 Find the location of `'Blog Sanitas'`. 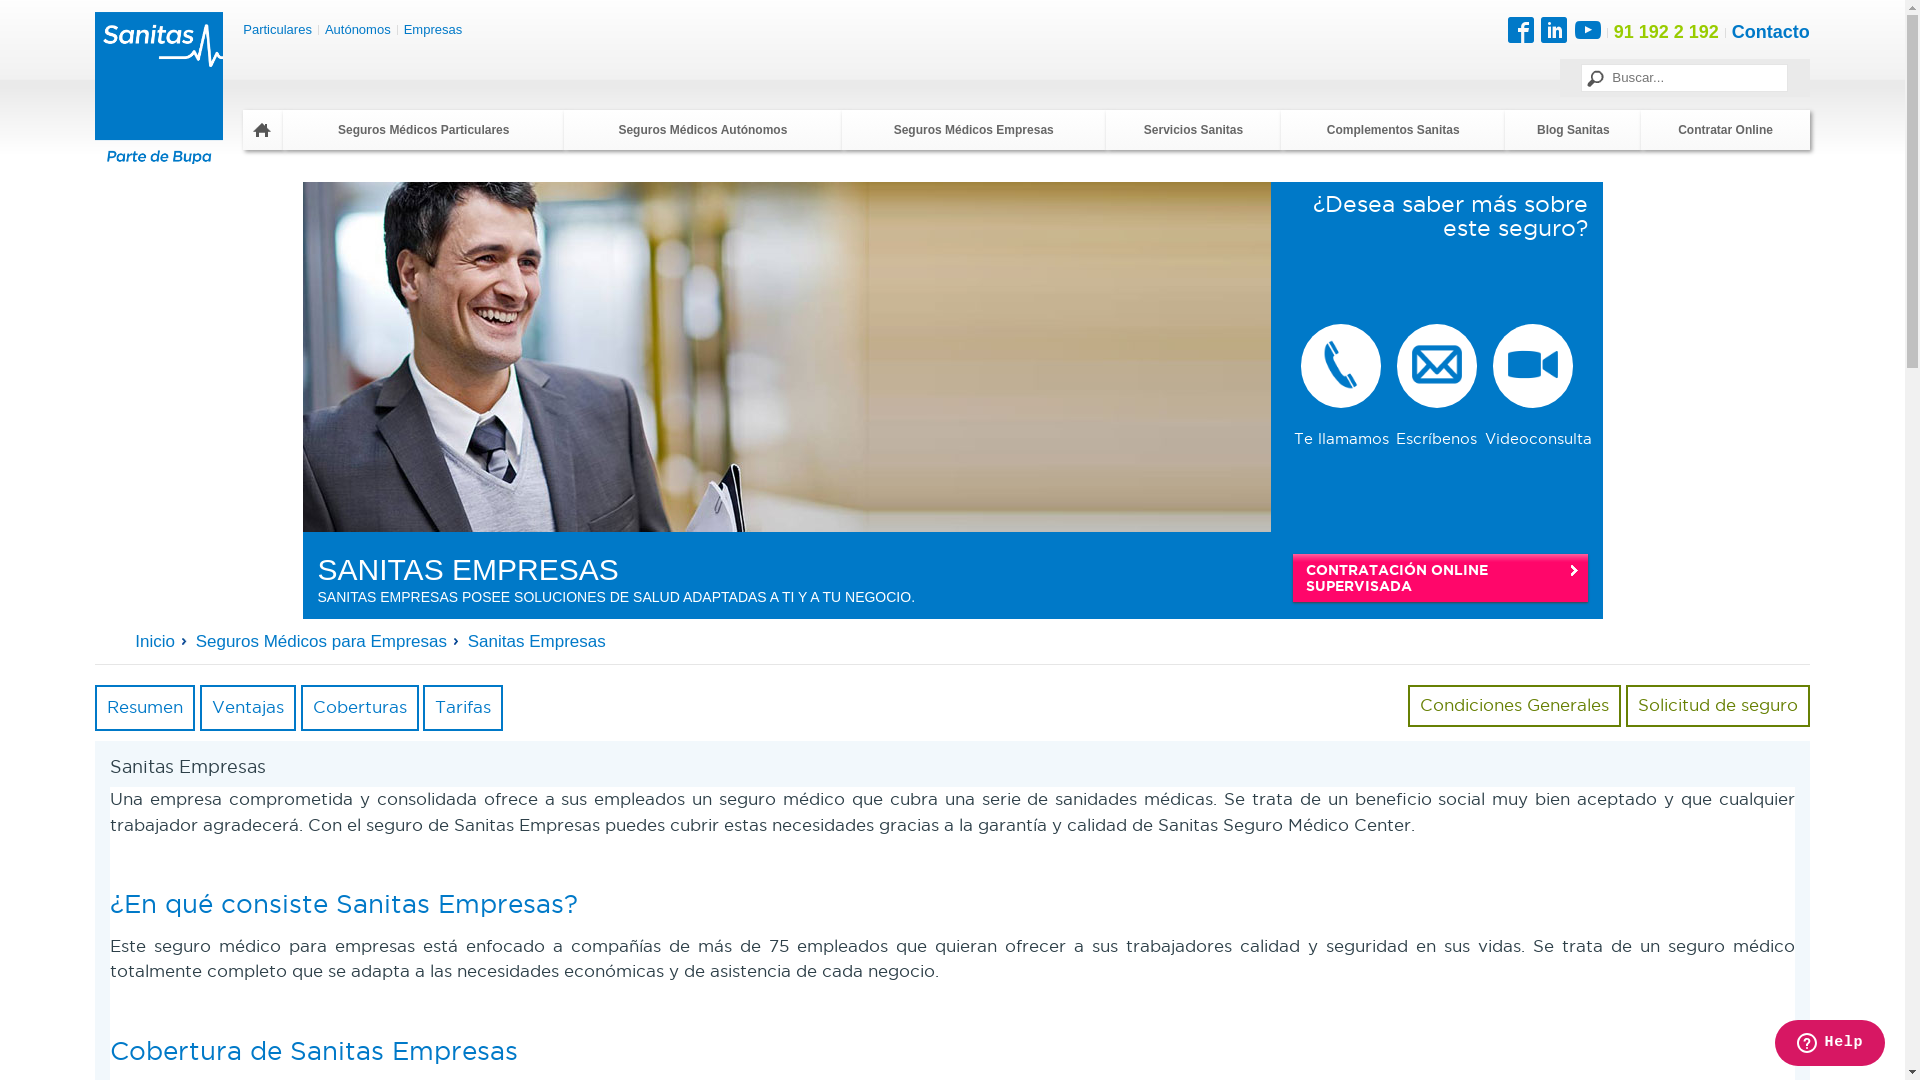

'Blog Sanitas' is located at coordinates (1572, 130).